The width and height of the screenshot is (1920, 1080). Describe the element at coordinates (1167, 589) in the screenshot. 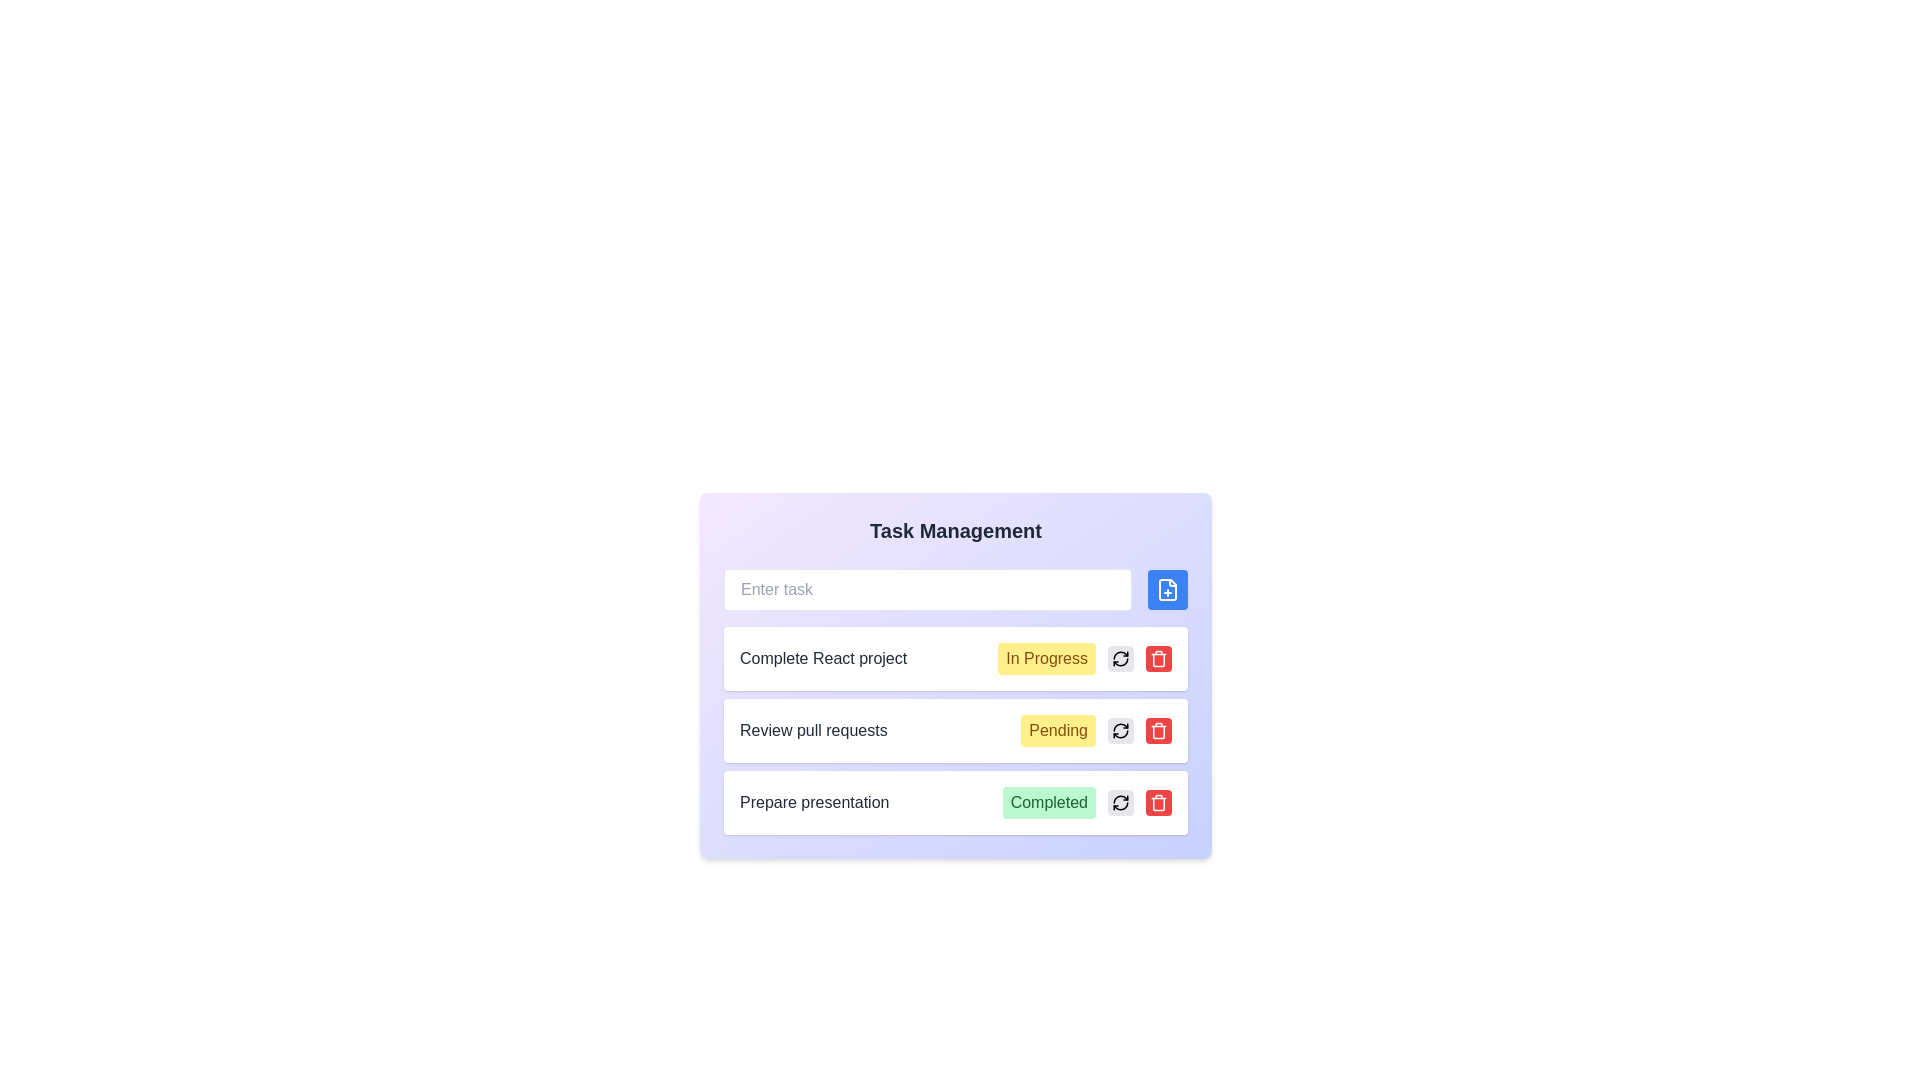

I see `the file-related icon positioned at the top-right section of the button located to the right of the input field in the Task Management interface` at that location.